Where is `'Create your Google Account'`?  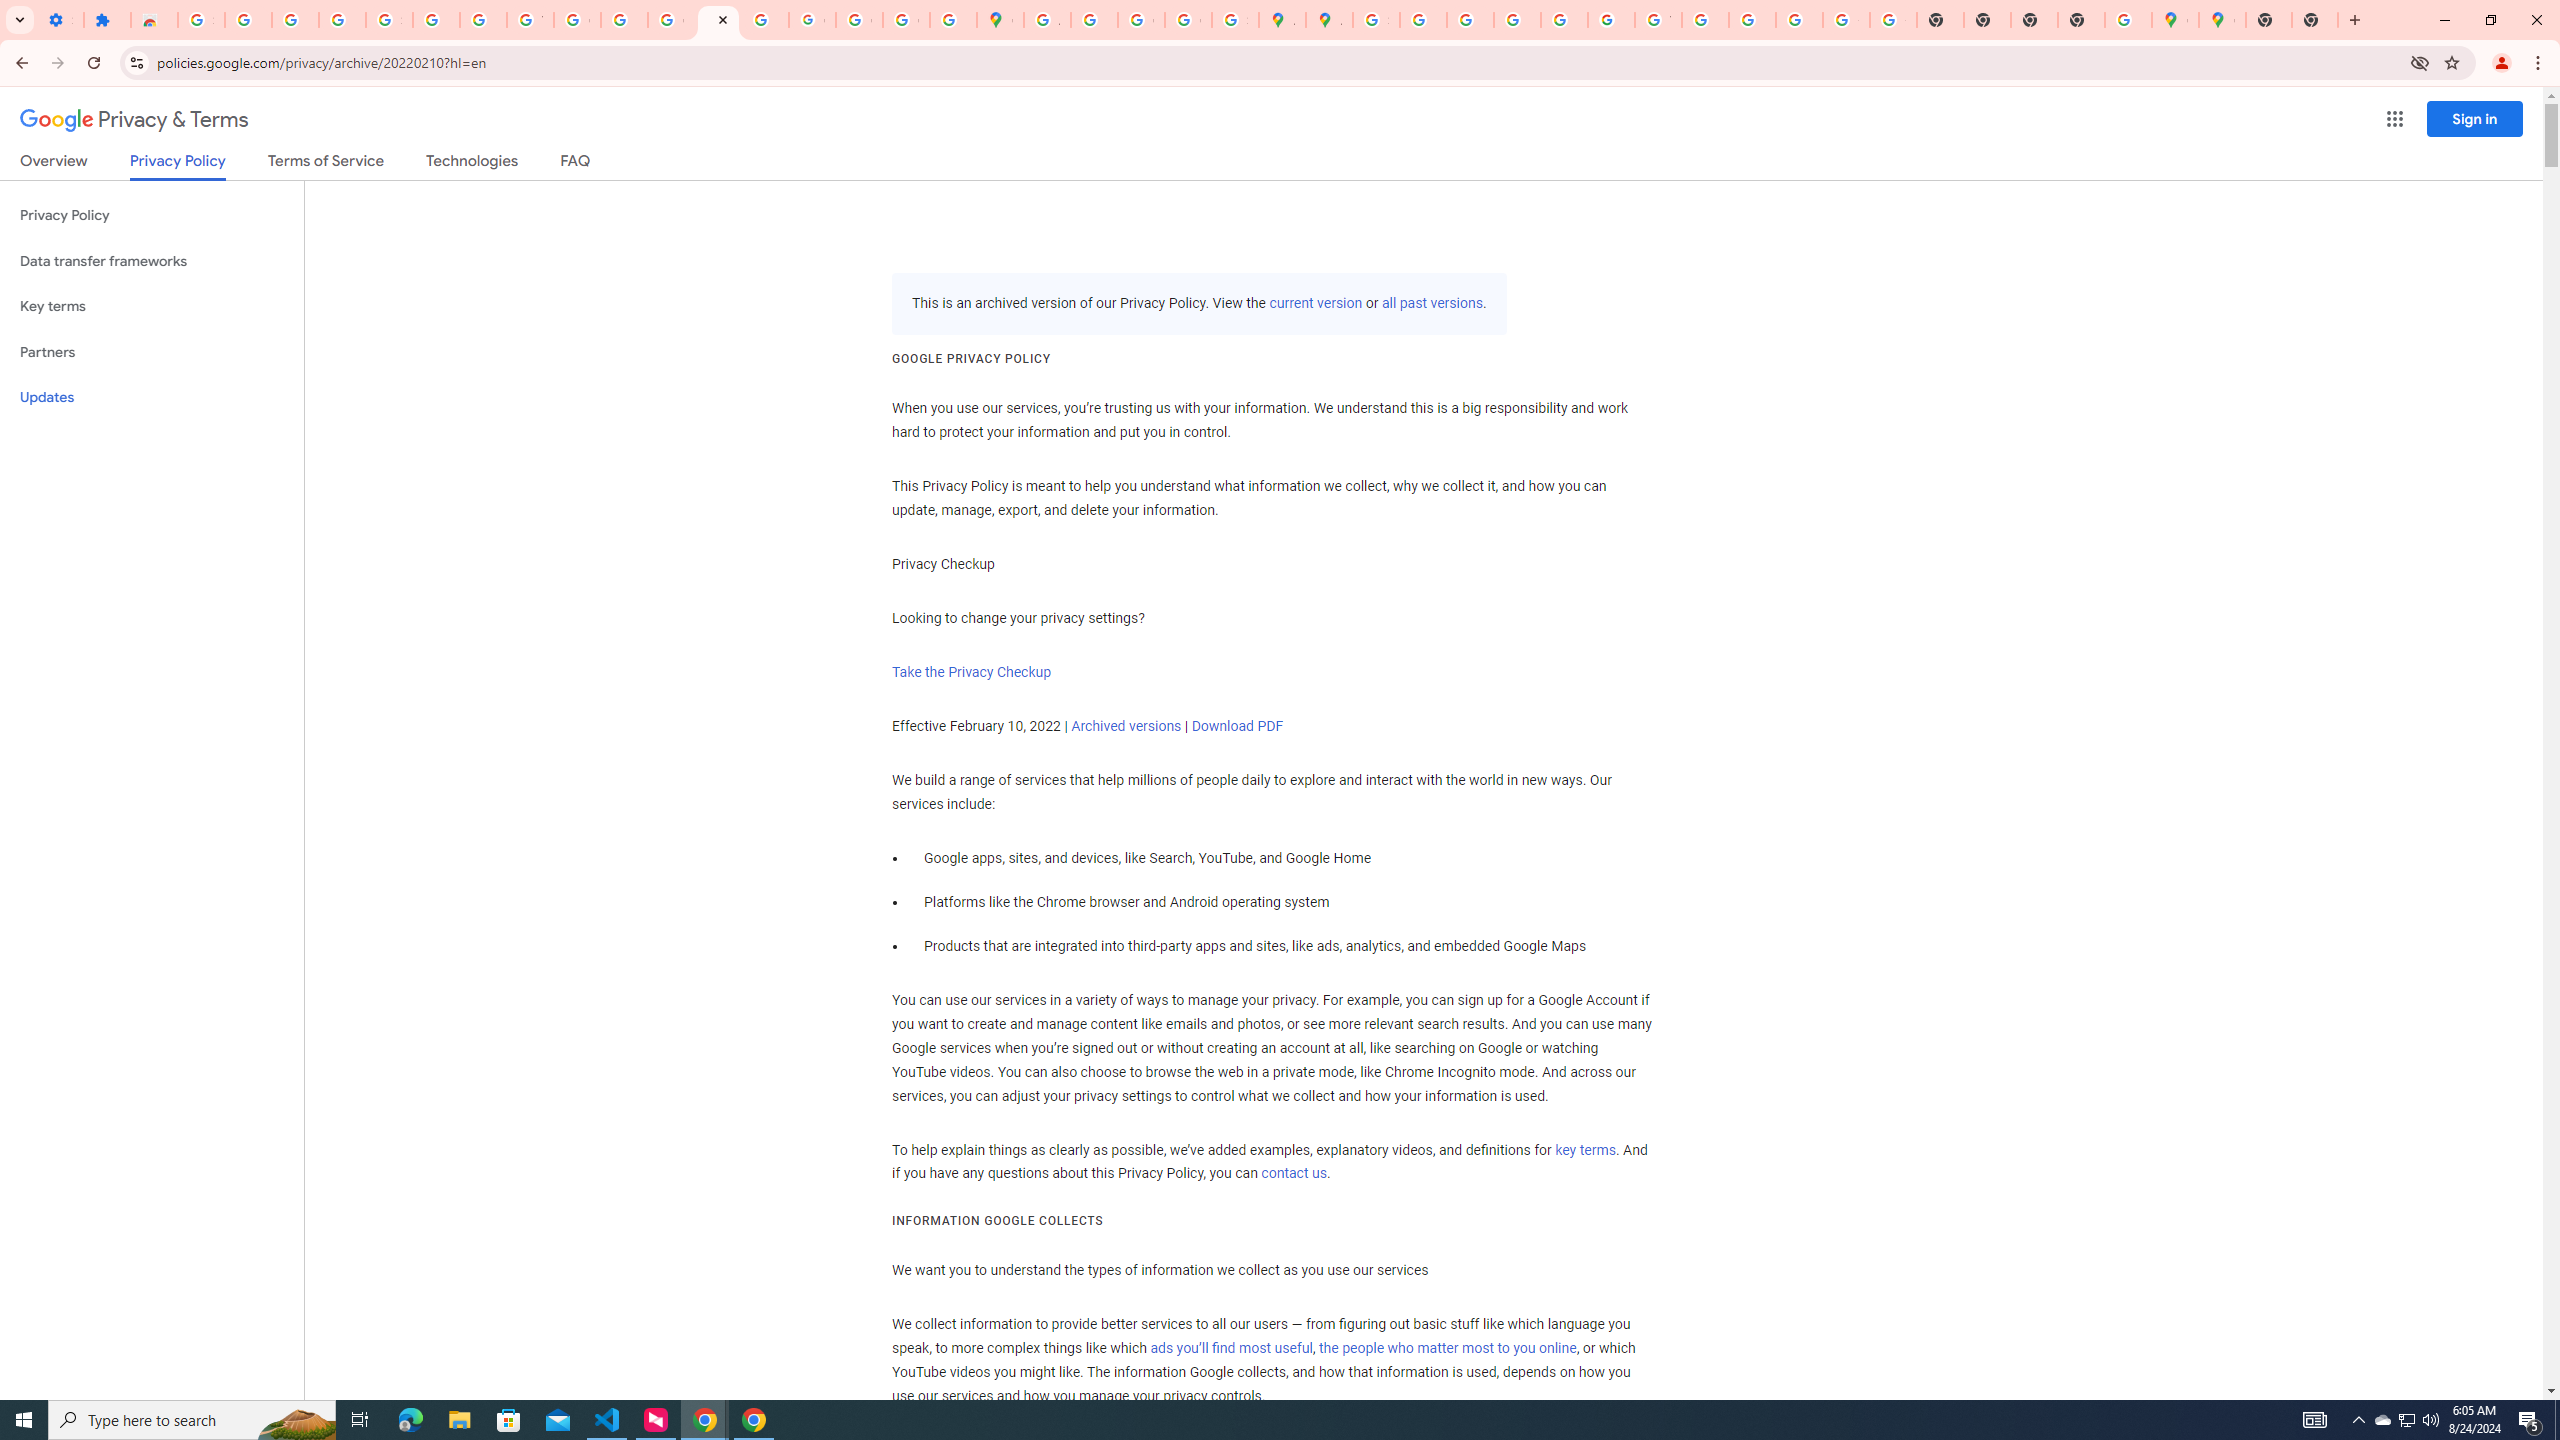 'Create your Google Account' is located at coordinates (1141, 19).